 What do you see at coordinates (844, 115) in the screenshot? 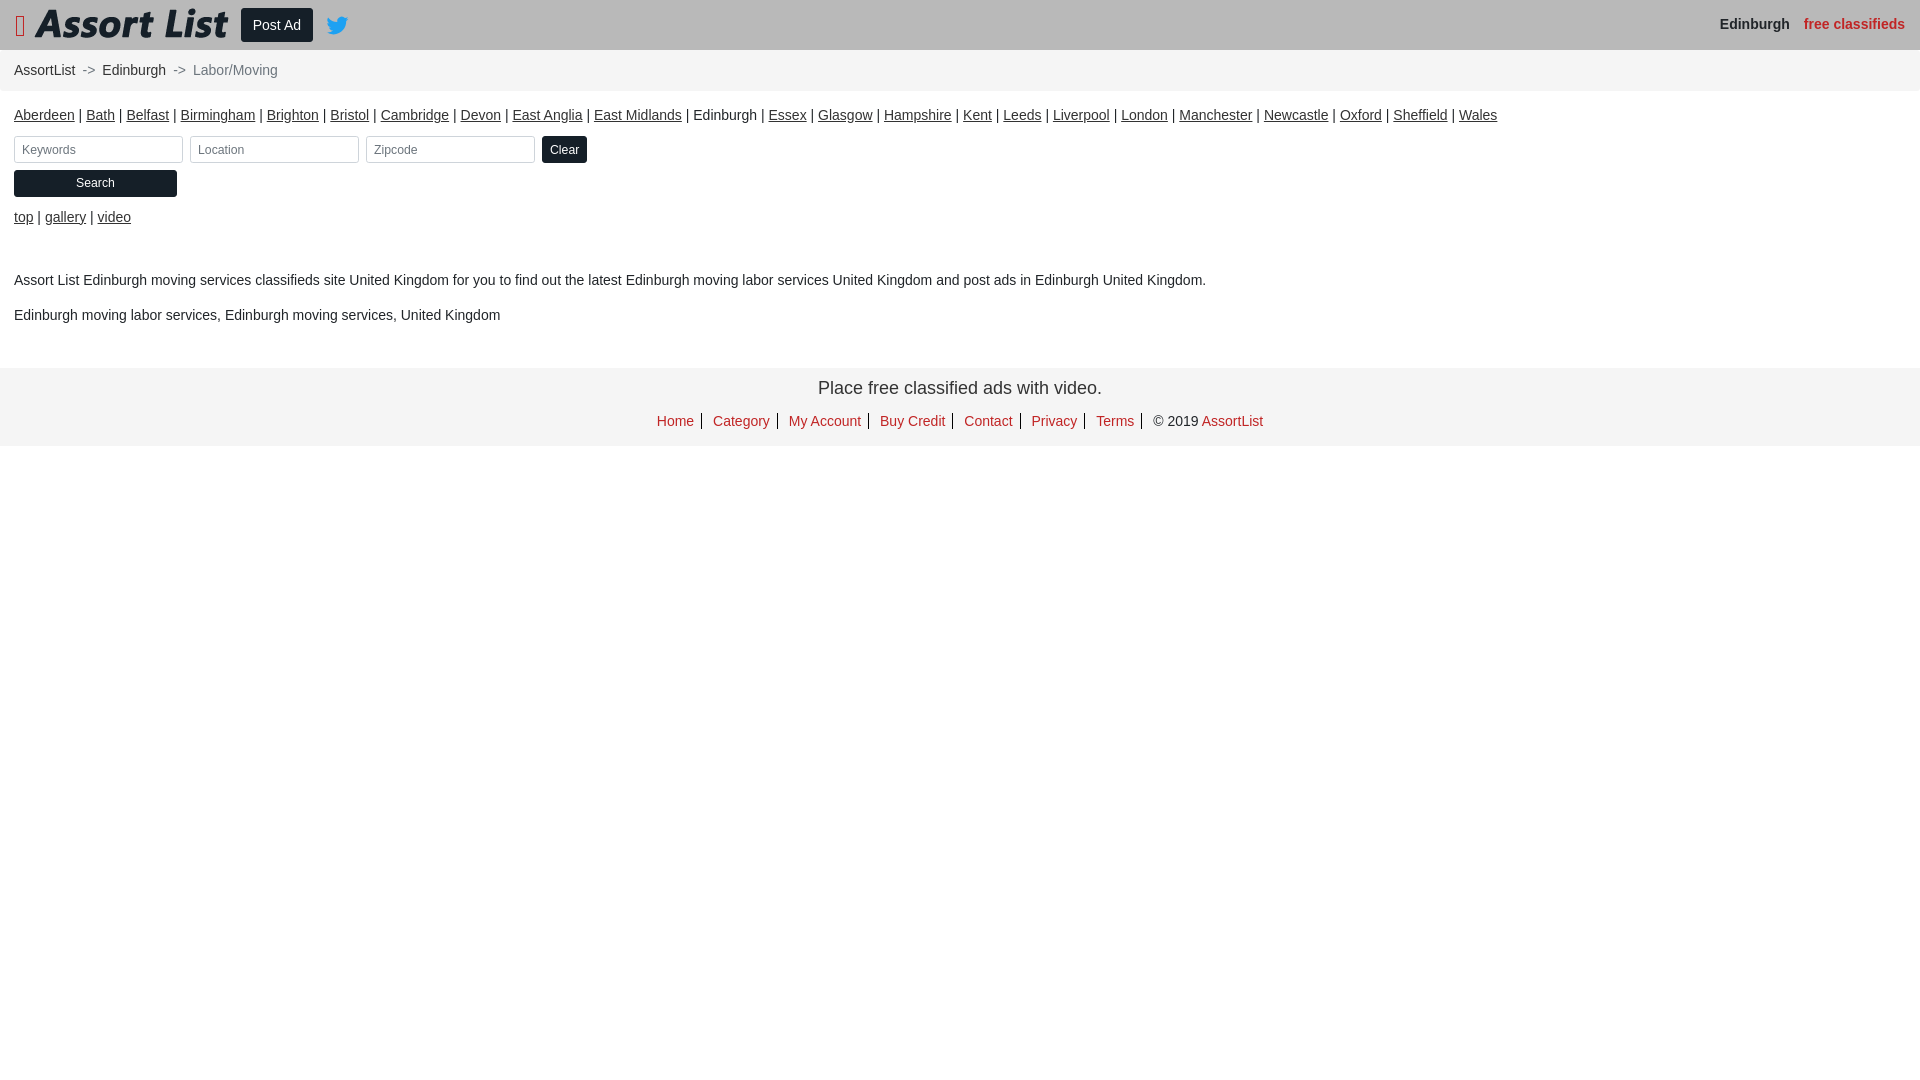
I see `'Glasgow'` at bounding box center [844, 115].